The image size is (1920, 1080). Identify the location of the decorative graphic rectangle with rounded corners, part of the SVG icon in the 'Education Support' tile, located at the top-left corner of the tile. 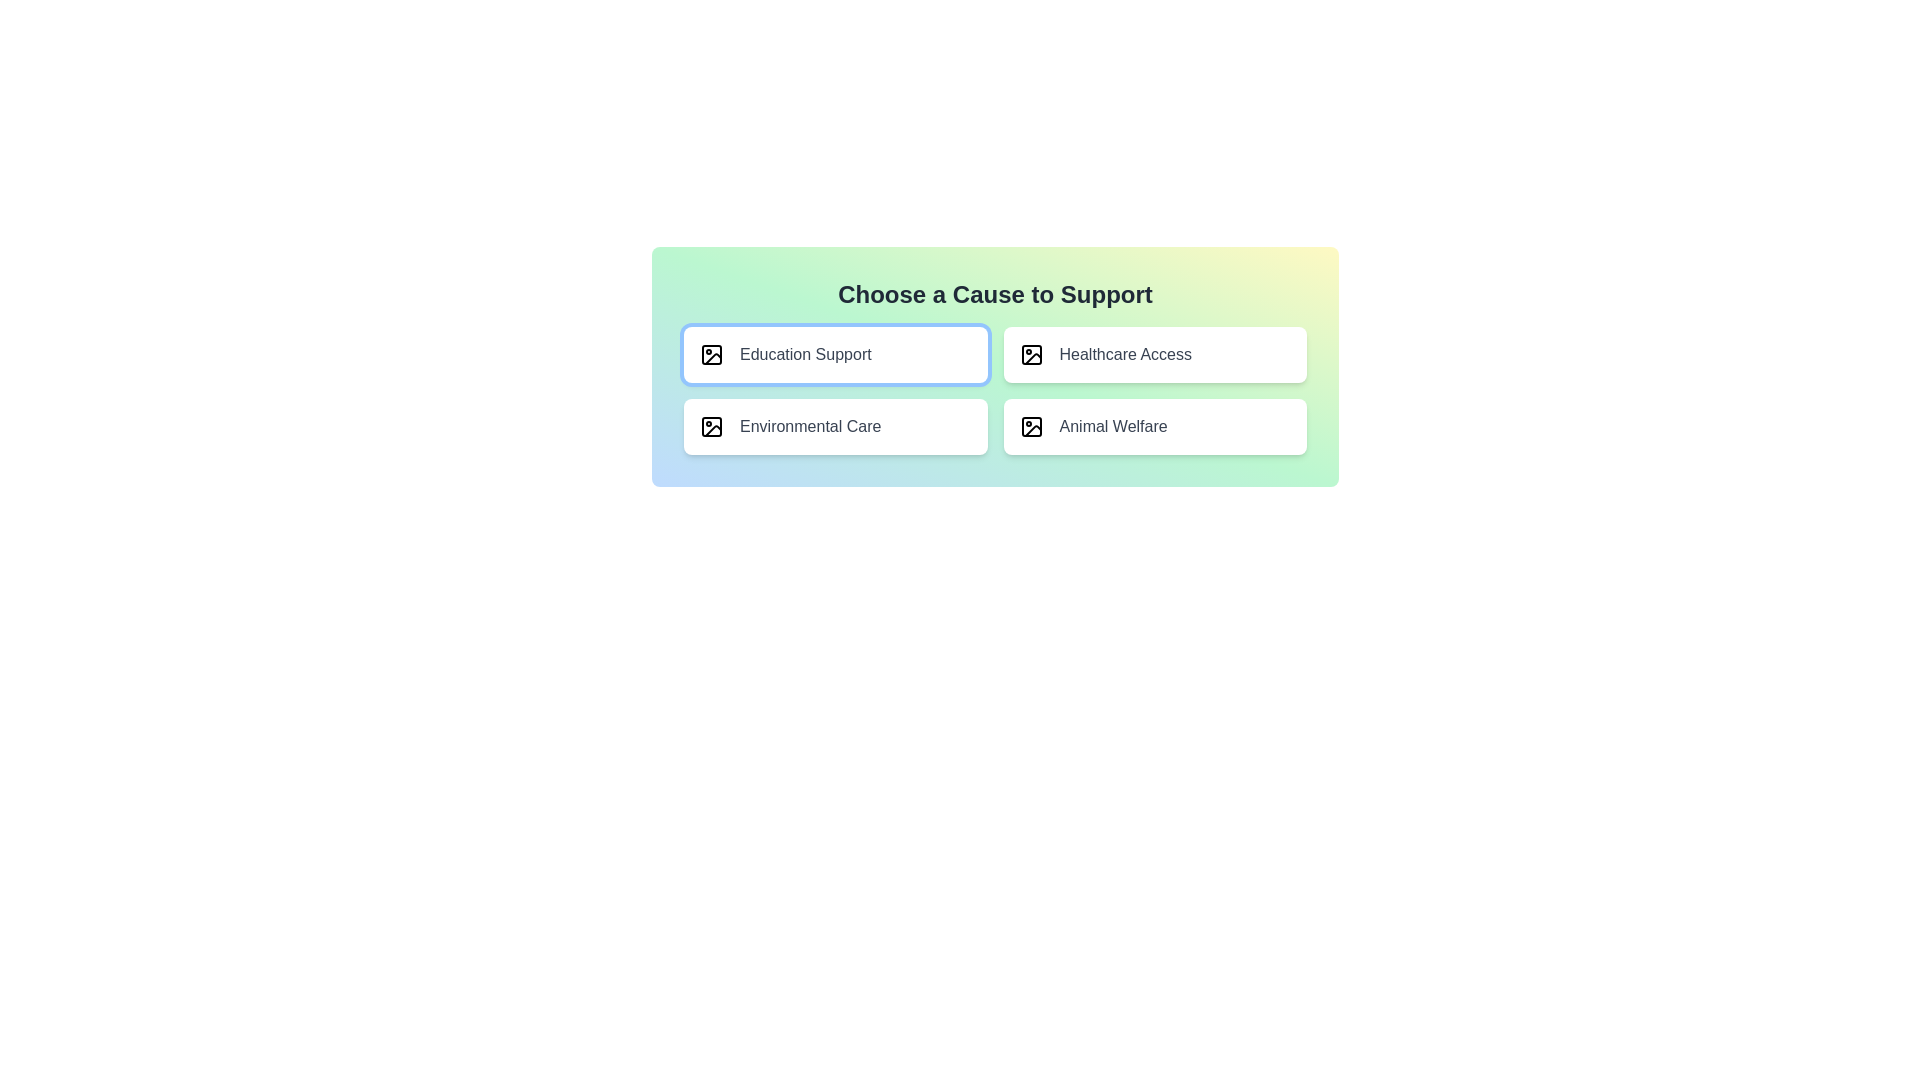
(711, 353).